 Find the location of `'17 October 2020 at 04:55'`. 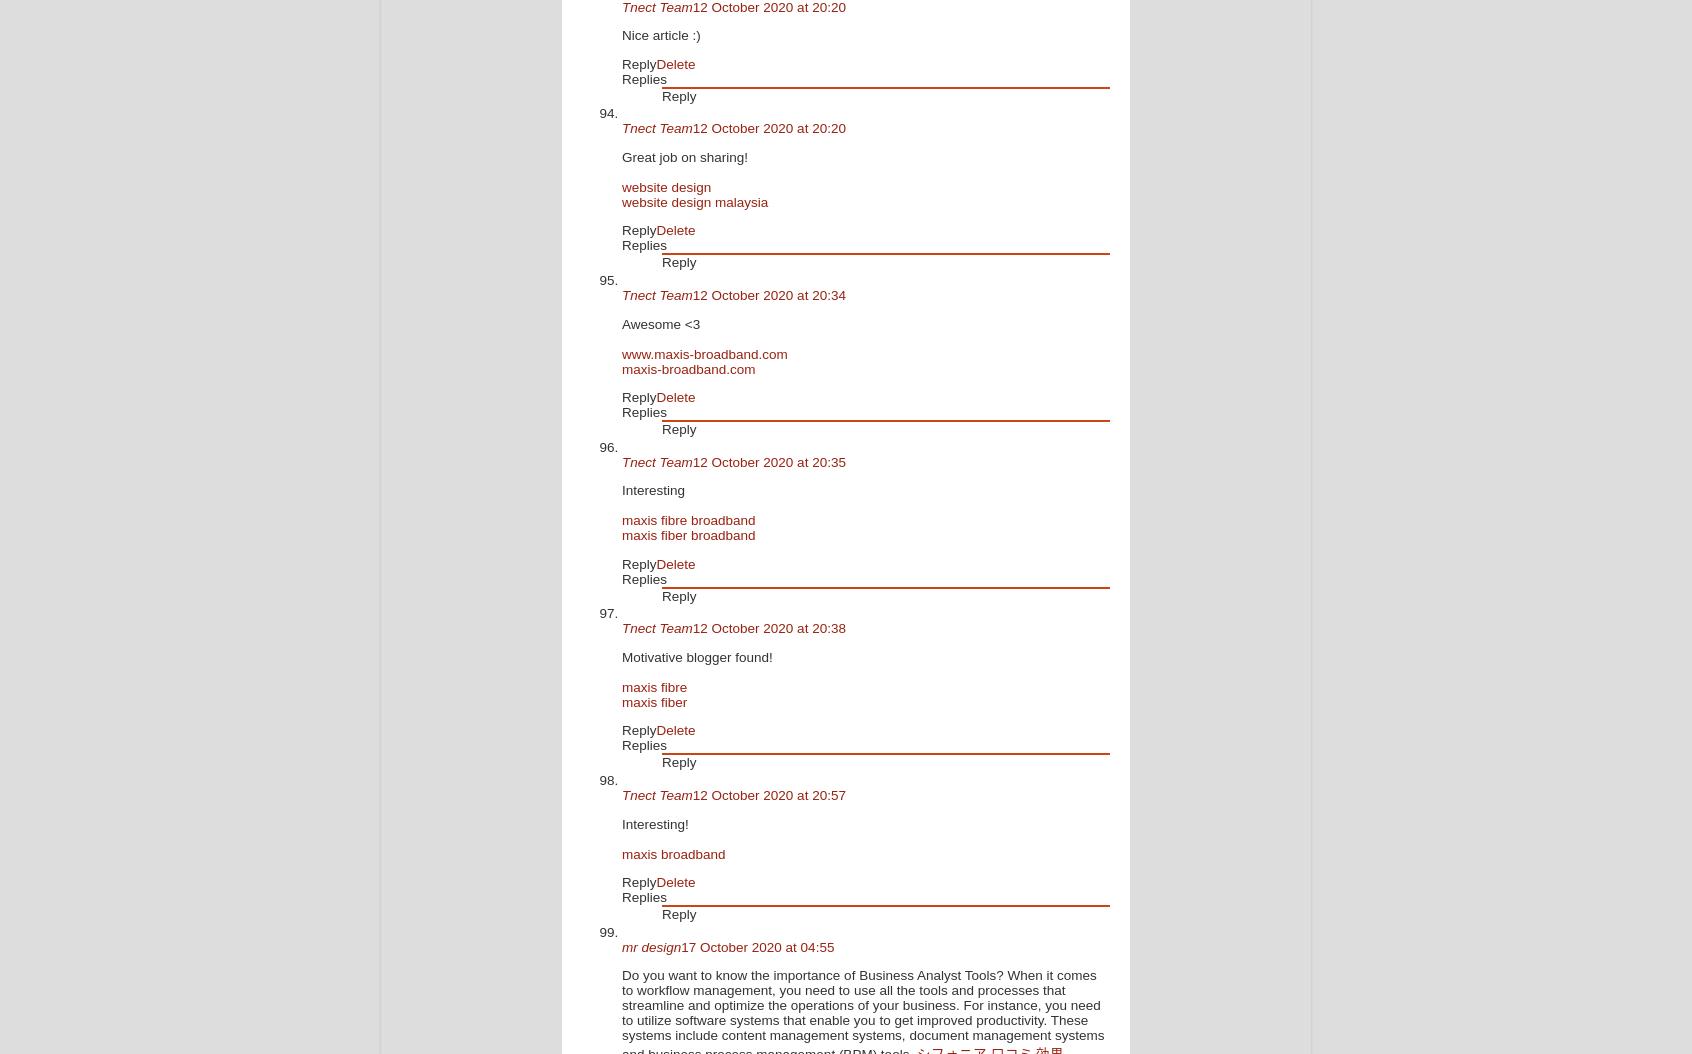

'17 October 2020 at 04:55' is located at coordinates (756, 945).